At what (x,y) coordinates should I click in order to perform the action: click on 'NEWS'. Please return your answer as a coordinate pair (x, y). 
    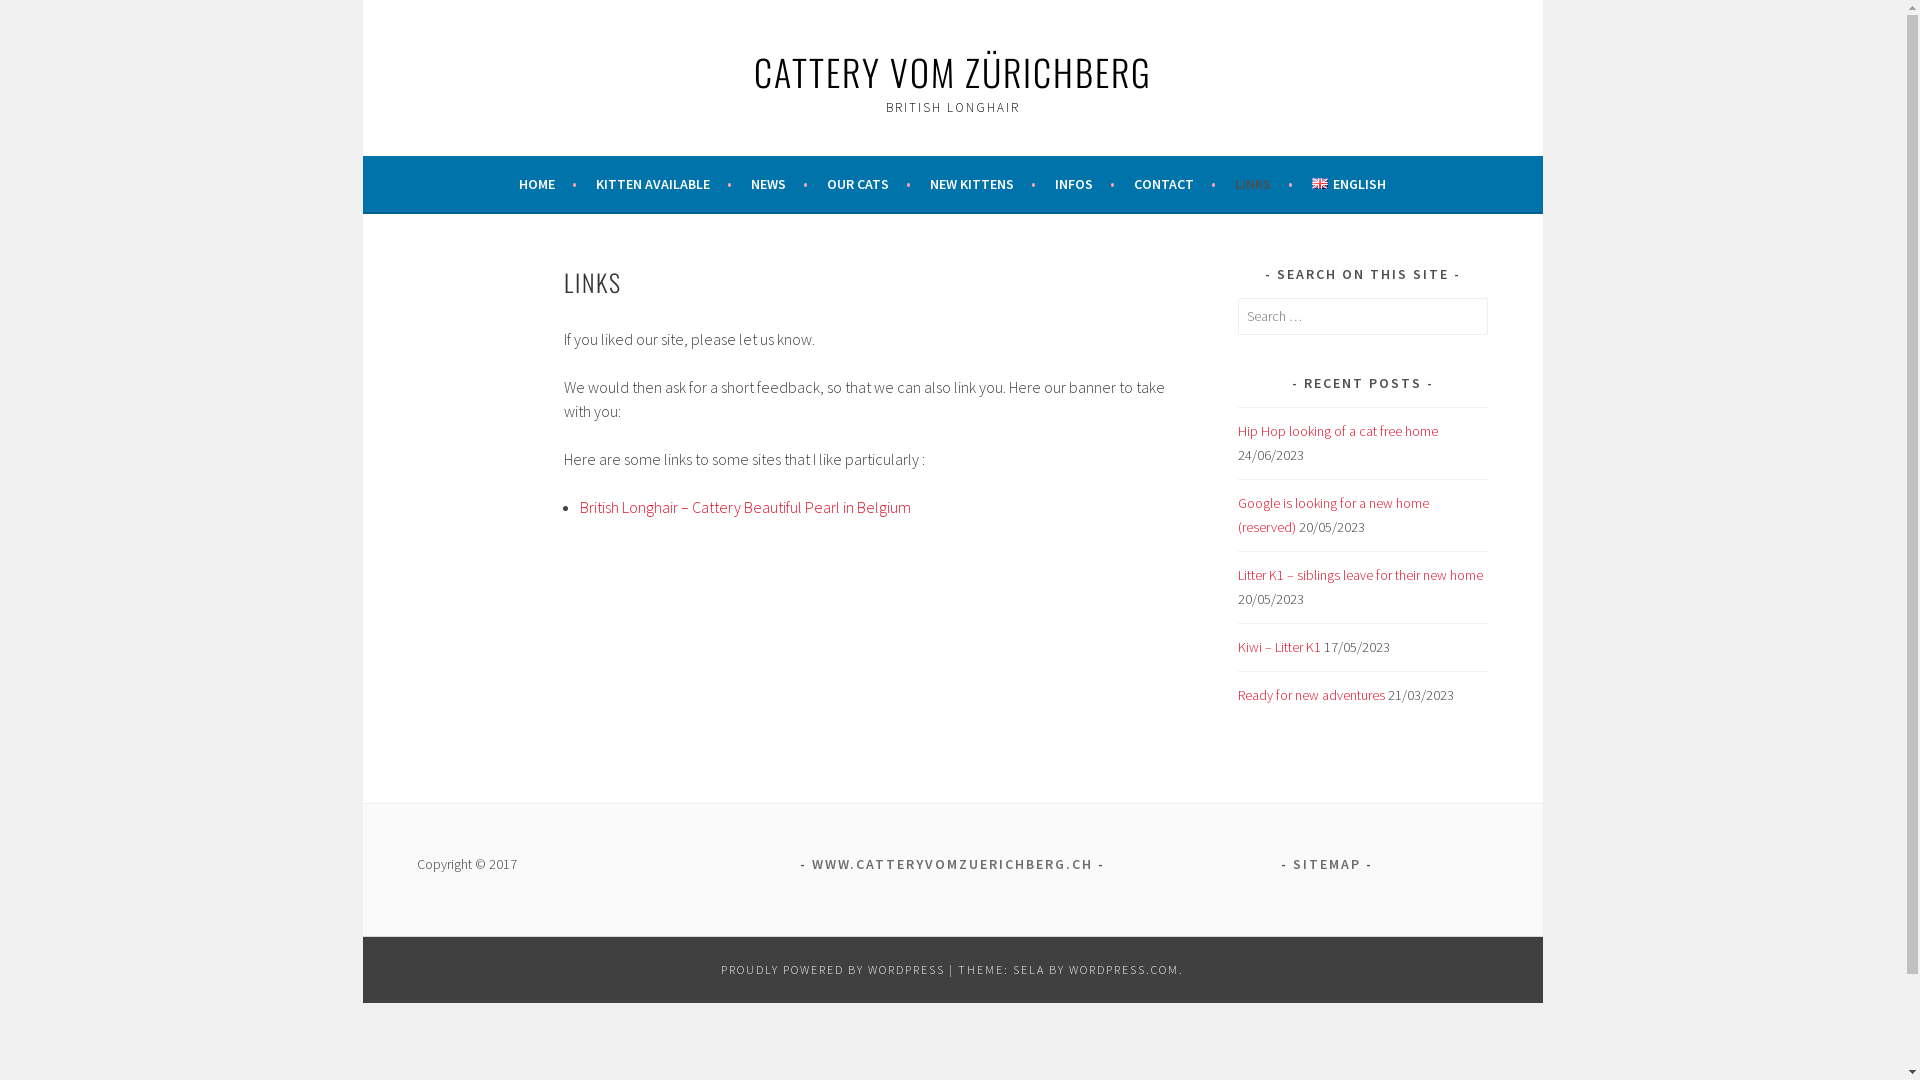
    Looking at the image, I should click on (778, 184).